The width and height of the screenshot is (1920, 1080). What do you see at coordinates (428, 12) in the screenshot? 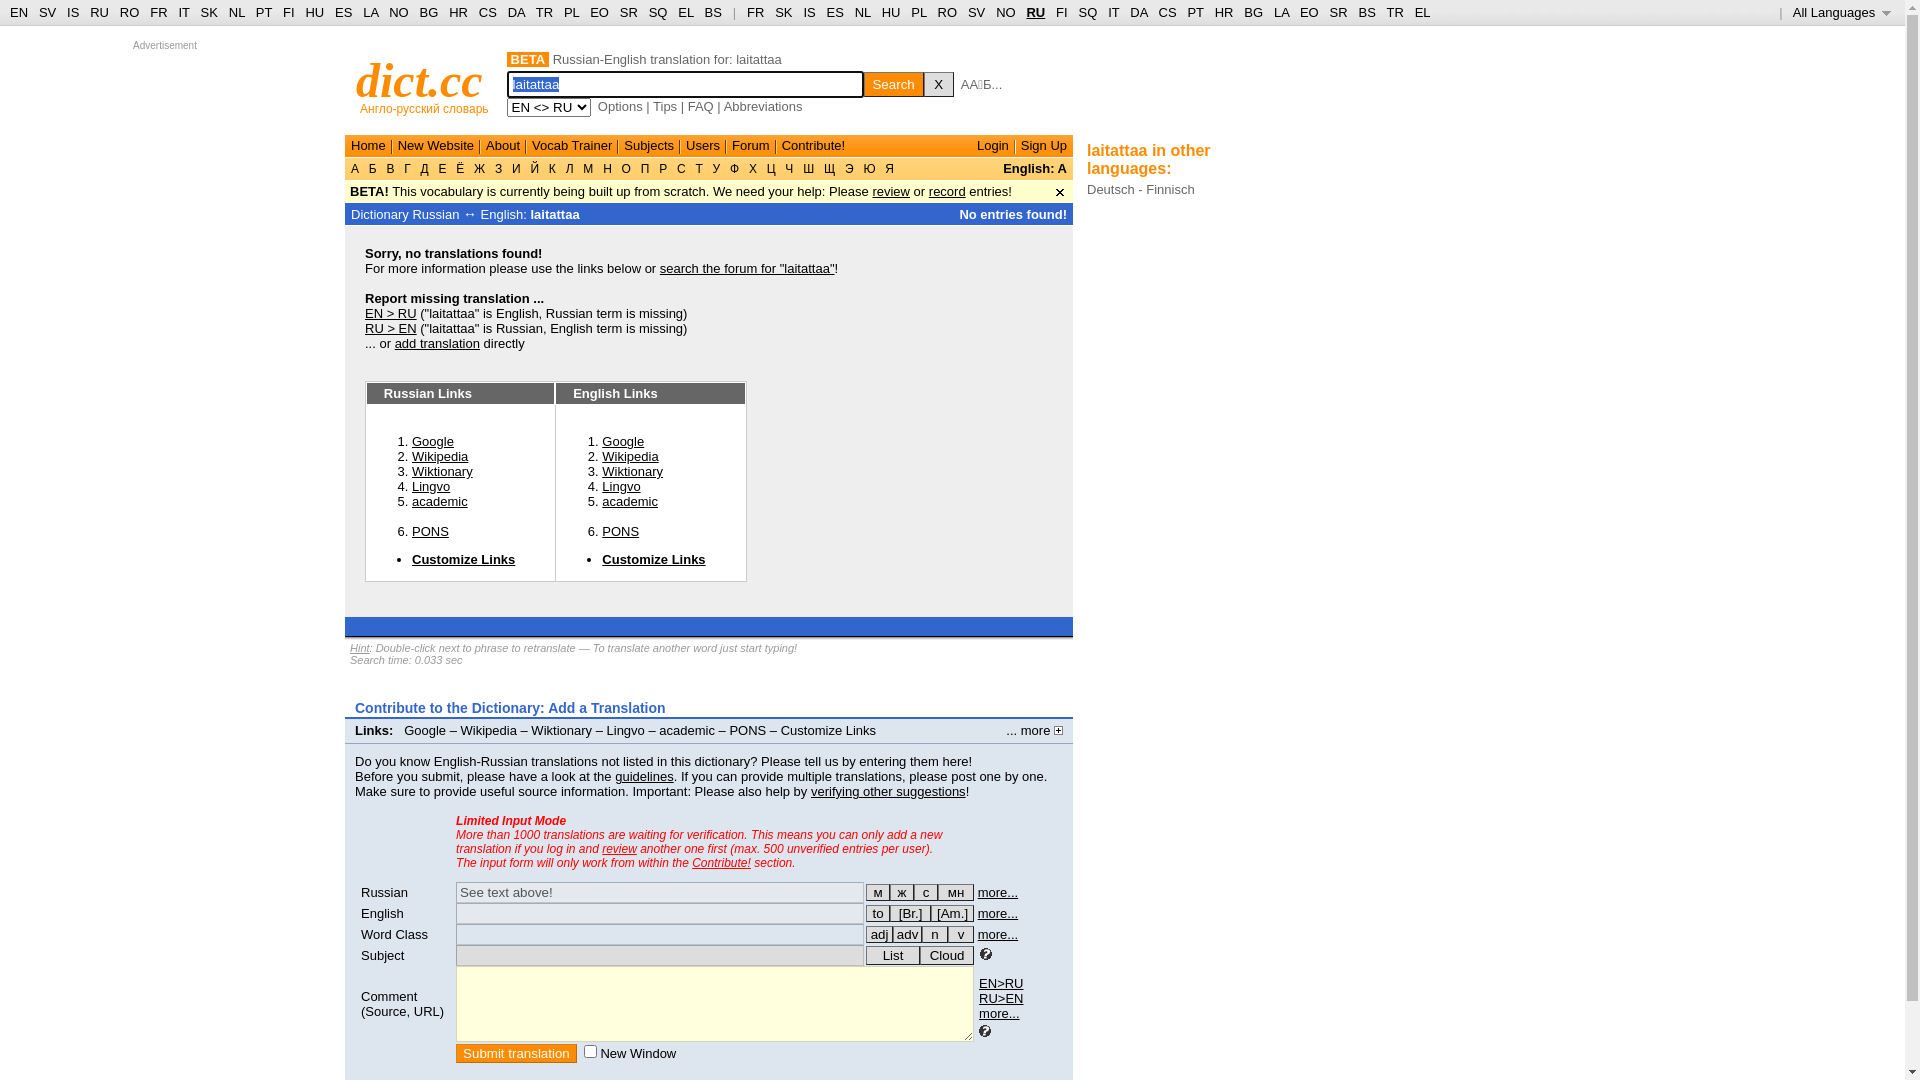
I see `'BG'` at bounding box center [428, 12].